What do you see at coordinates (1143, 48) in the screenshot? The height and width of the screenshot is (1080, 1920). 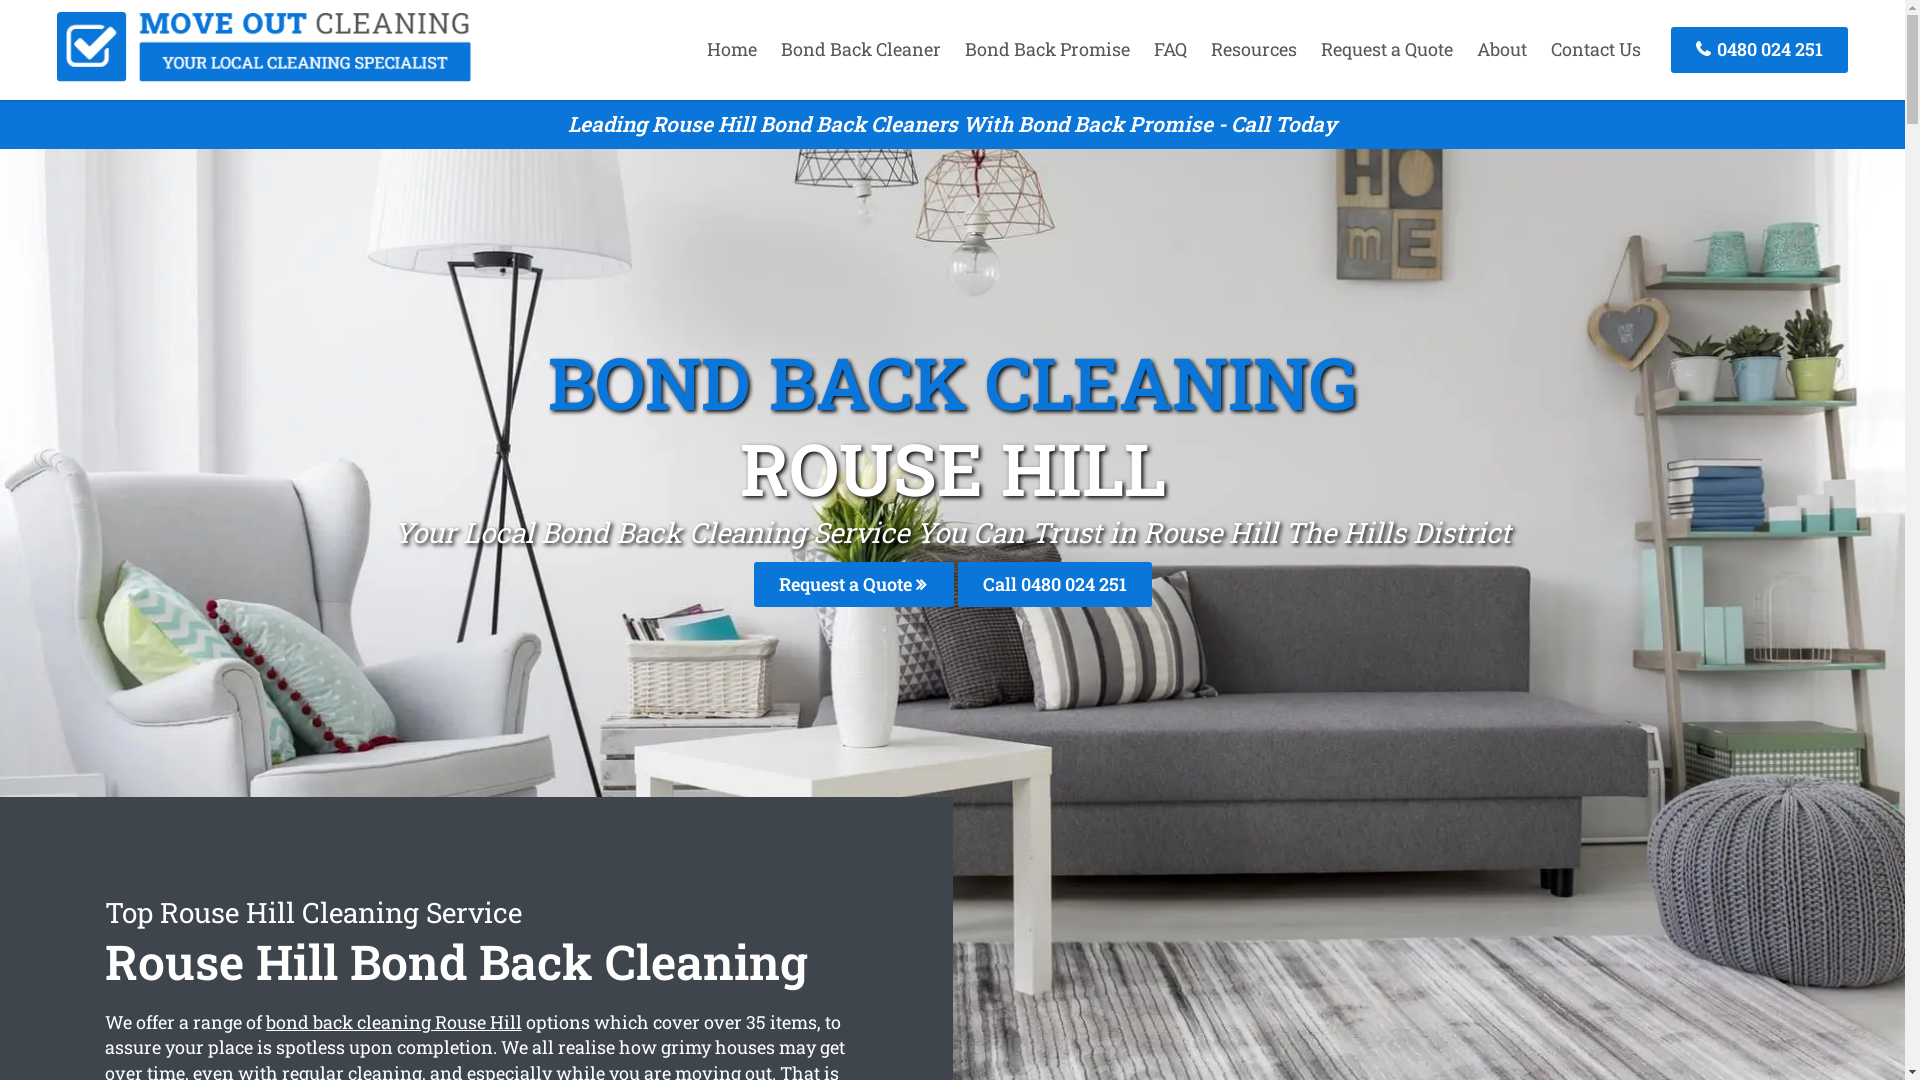 I see `'FAQ'` at bounding box center [1143, 48].